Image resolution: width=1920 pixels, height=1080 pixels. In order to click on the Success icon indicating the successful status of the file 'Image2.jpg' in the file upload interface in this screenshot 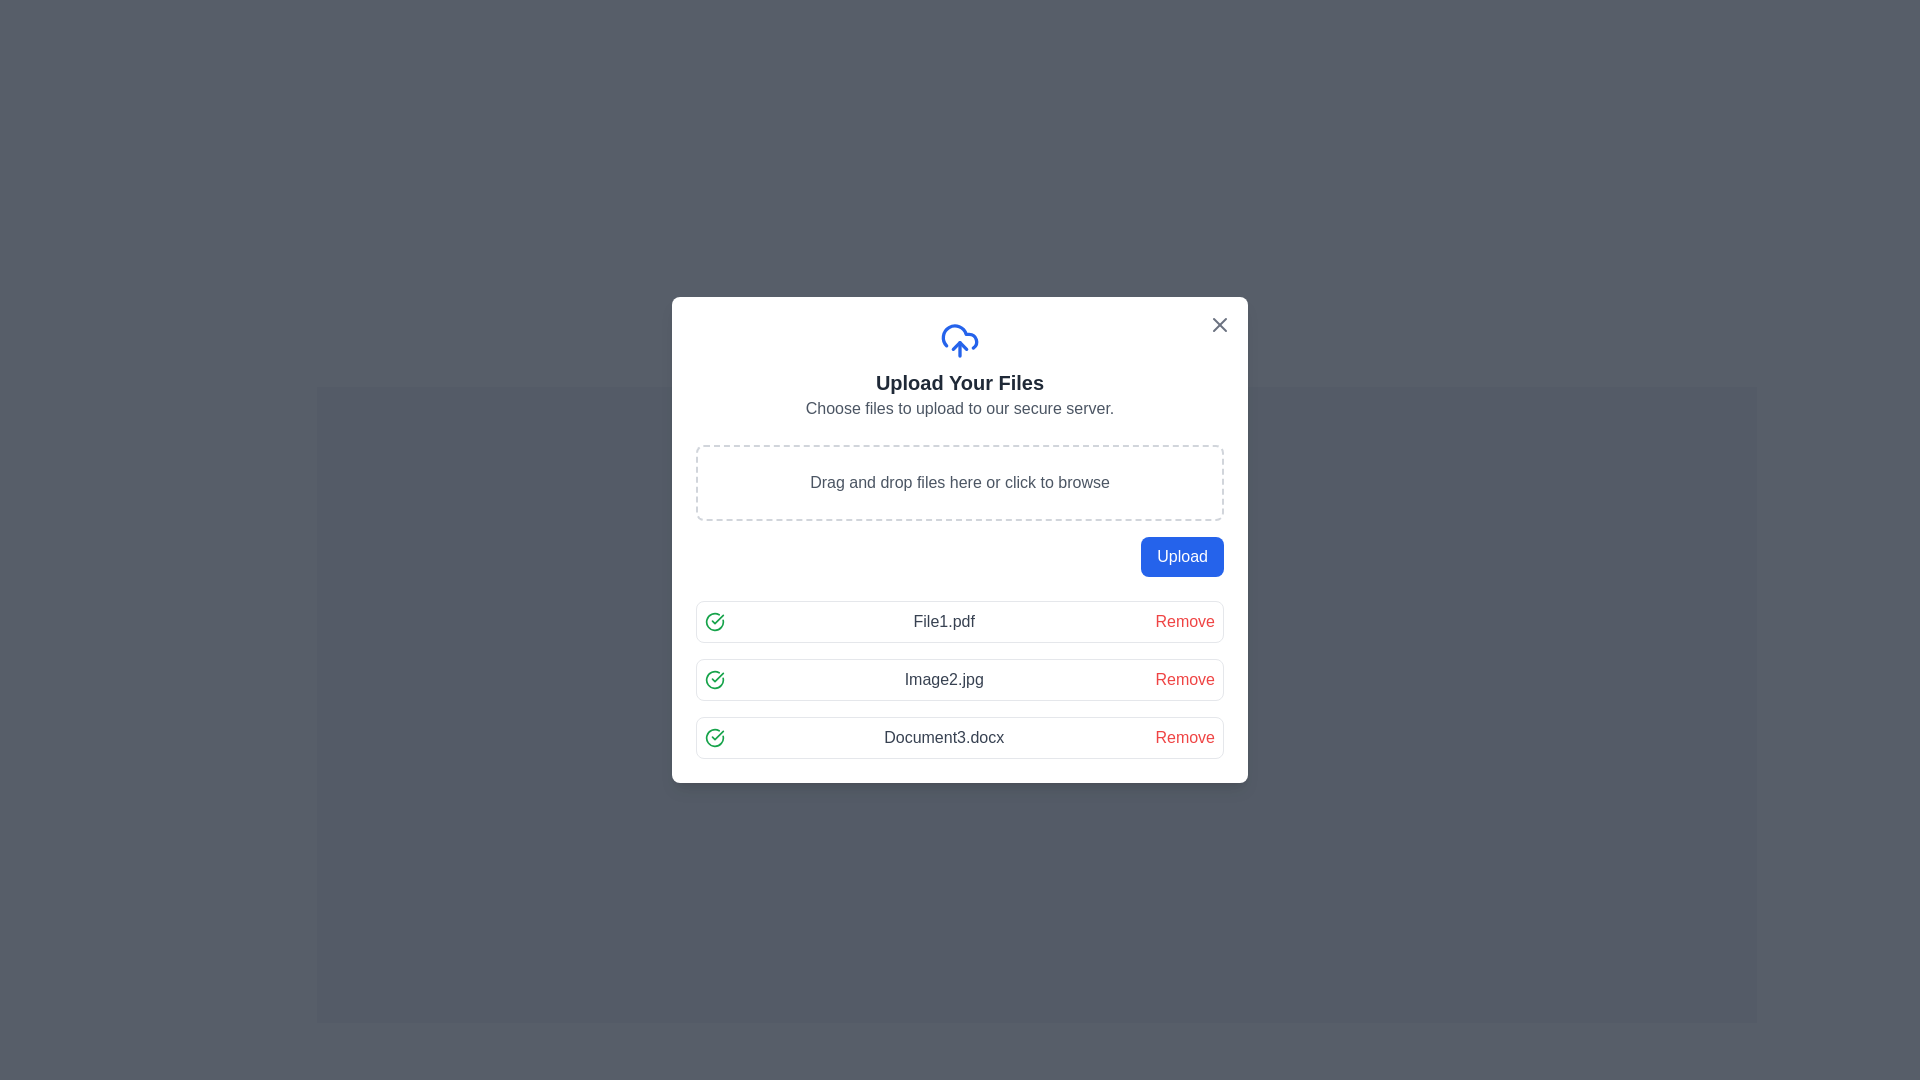, I will do `click(715, 678)`.